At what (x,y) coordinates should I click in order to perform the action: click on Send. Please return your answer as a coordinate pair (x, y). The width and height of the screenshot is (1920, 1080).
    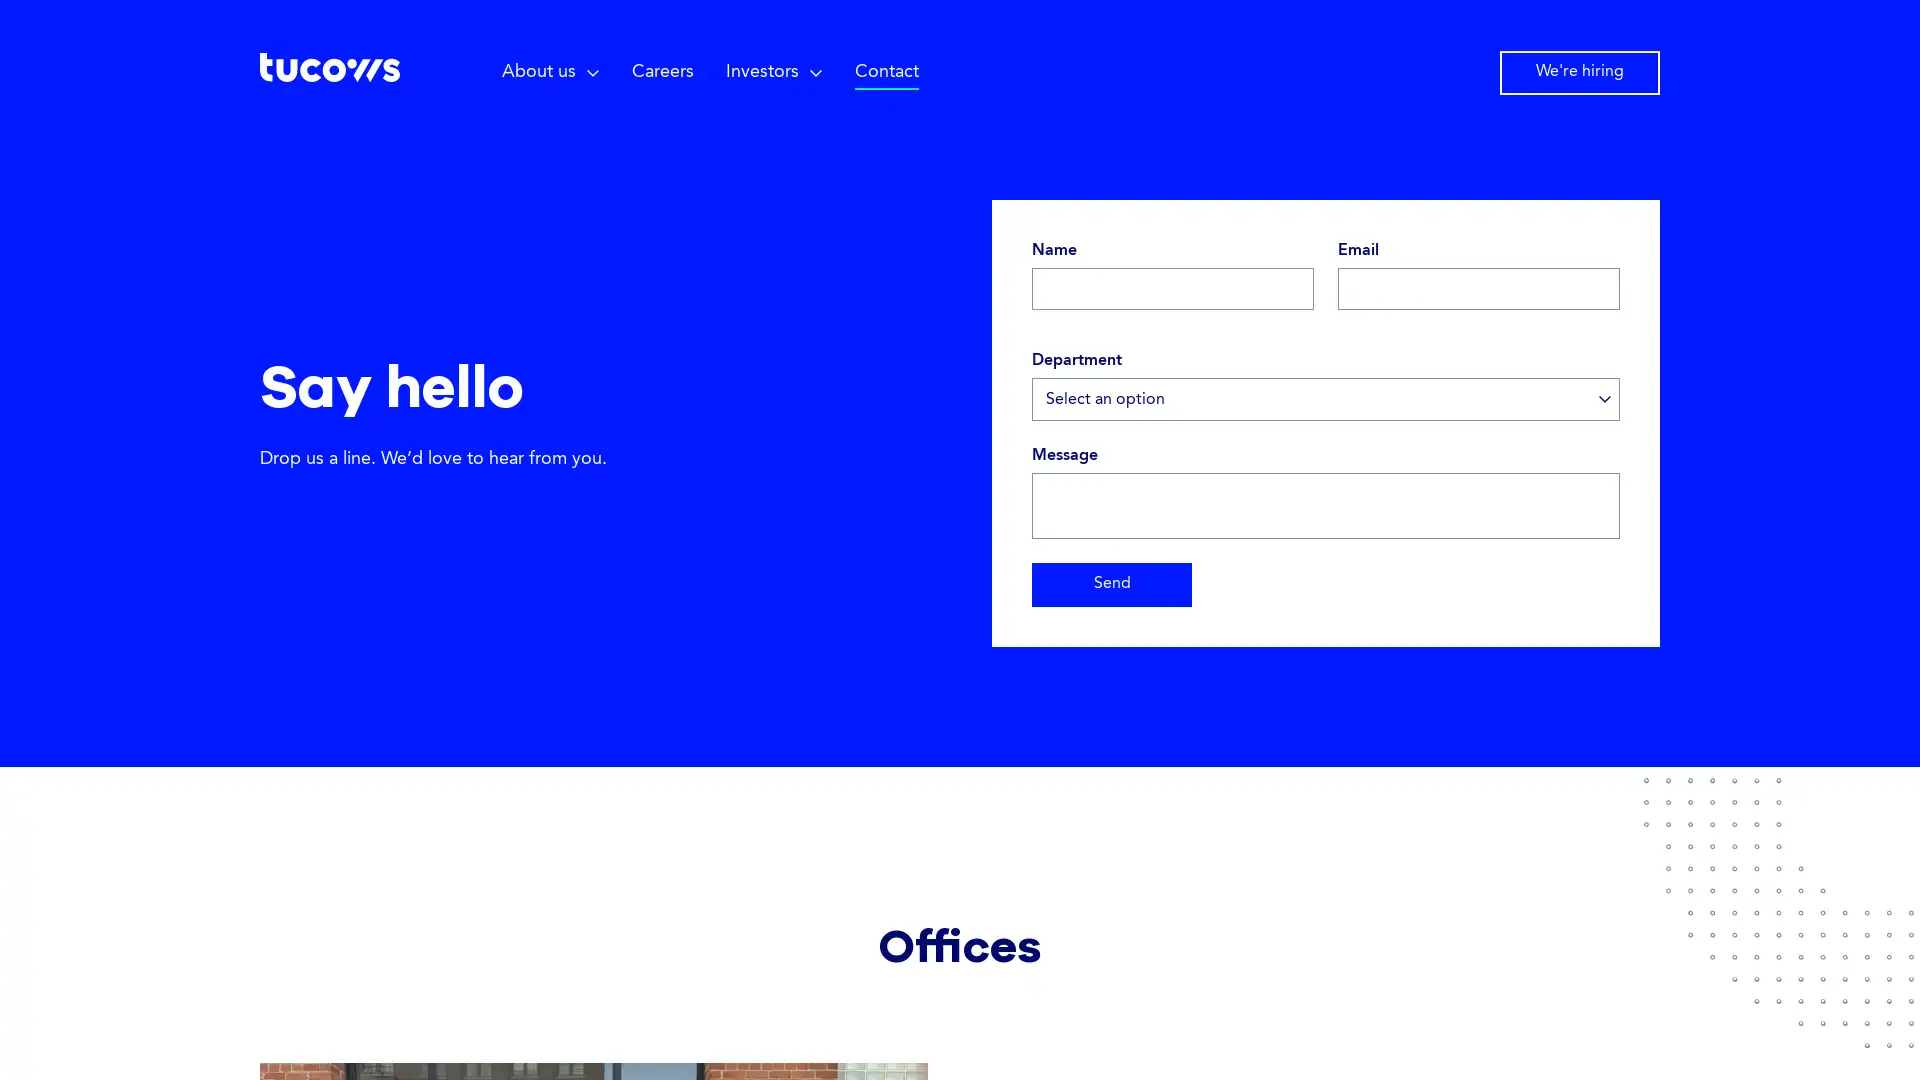
    Looking at the image, I should click on (1111, 585).